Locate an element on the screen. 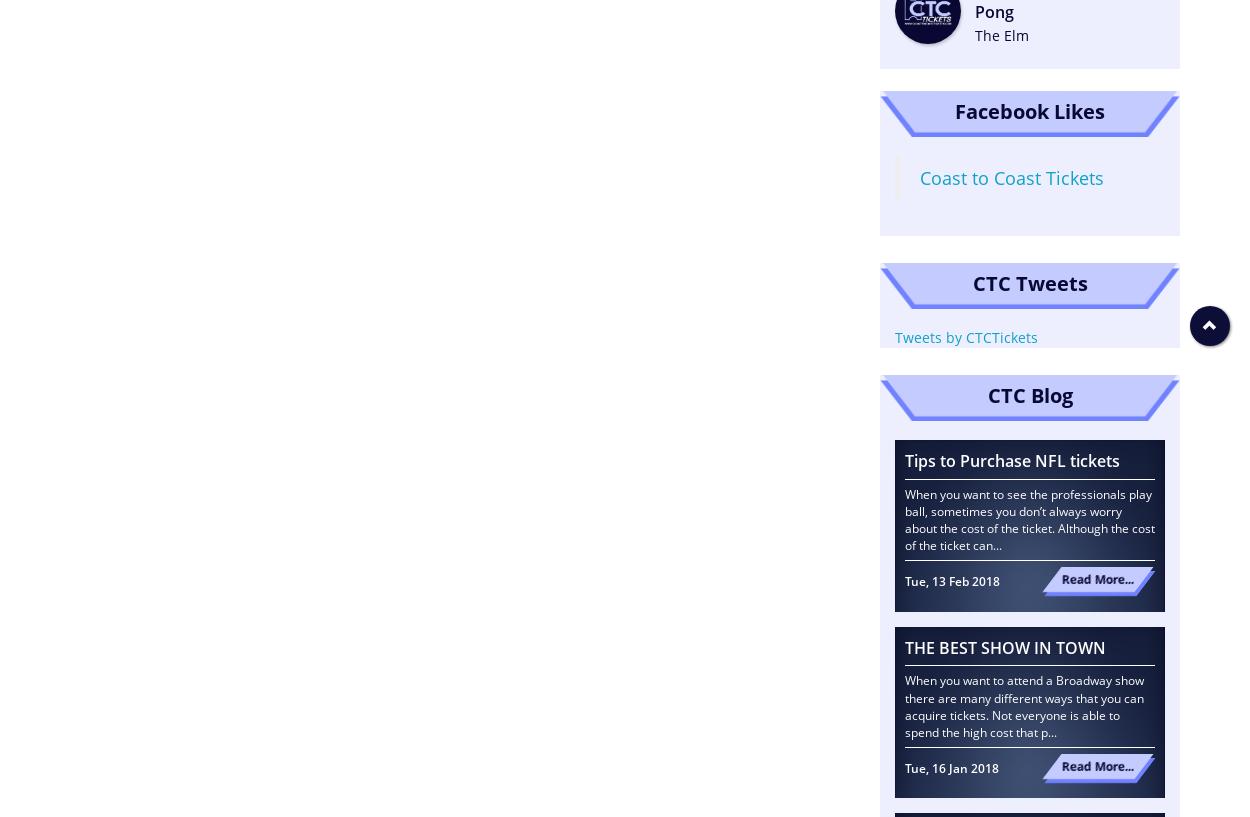 The image size is (1250, 817). 'CTC Blog' is located at coordinates (986, 393).